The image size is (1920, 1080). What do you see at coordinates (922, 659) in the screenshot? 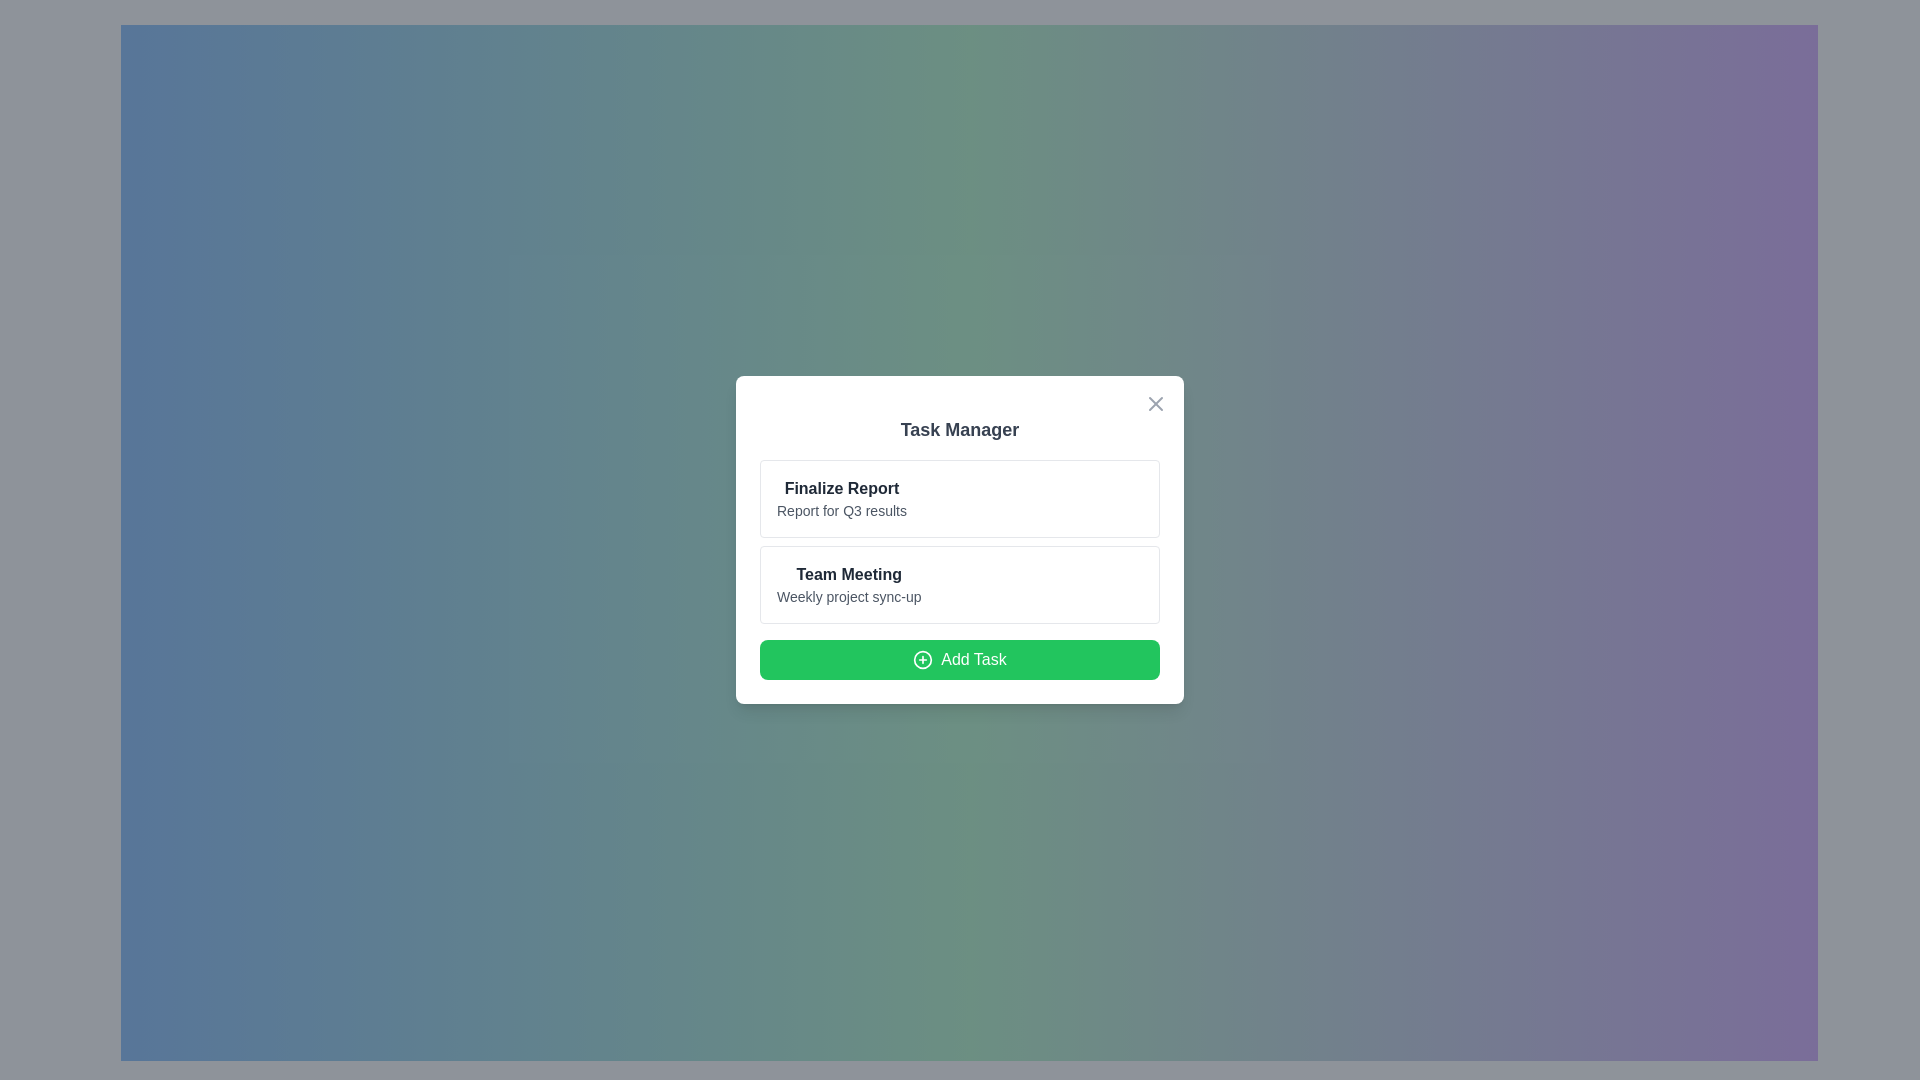
I see `the circular green button labeled 'Add Task' at the bottom of the 'Task Manager' modal window by clicking on it` at bounding box center [922, 659].